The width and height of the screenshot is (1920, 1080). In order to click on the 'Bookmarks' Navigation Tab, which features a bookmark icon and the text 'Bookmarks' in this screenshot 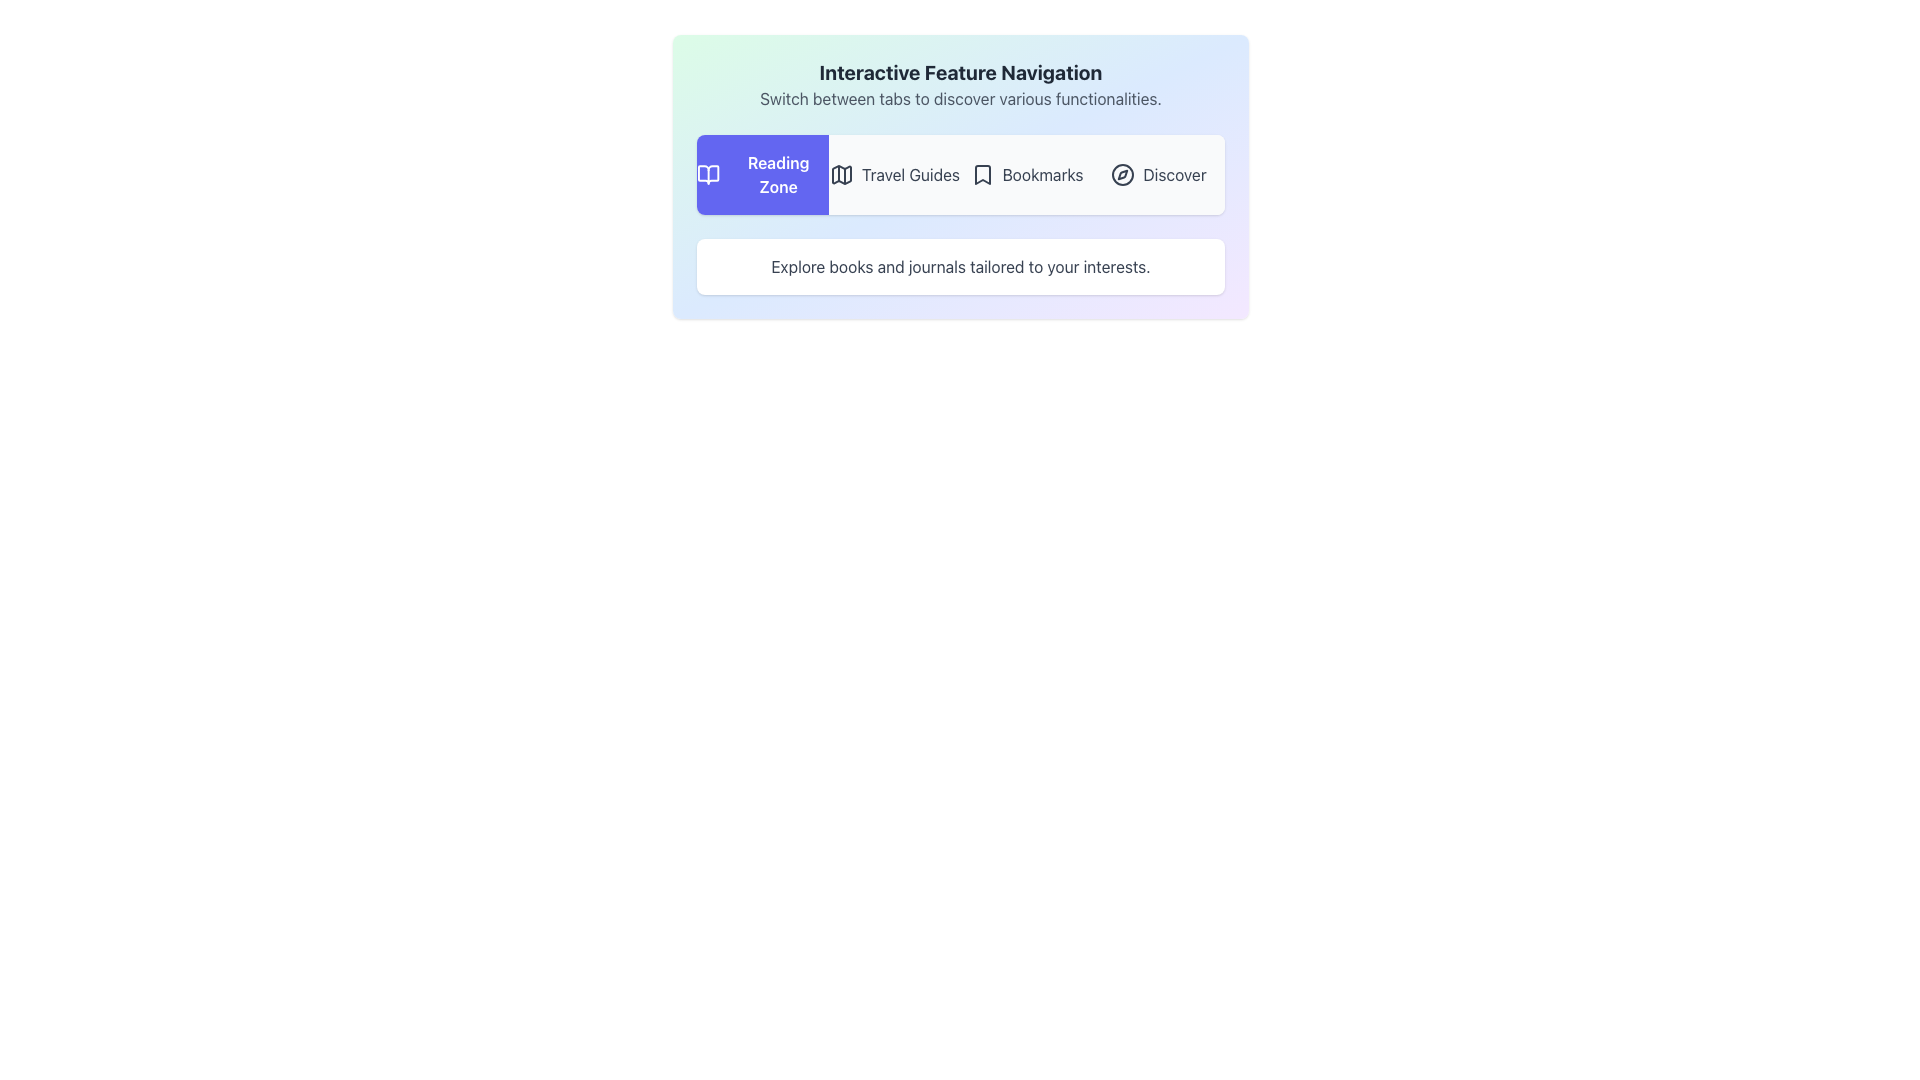, I will do `click(1027, 173)`.